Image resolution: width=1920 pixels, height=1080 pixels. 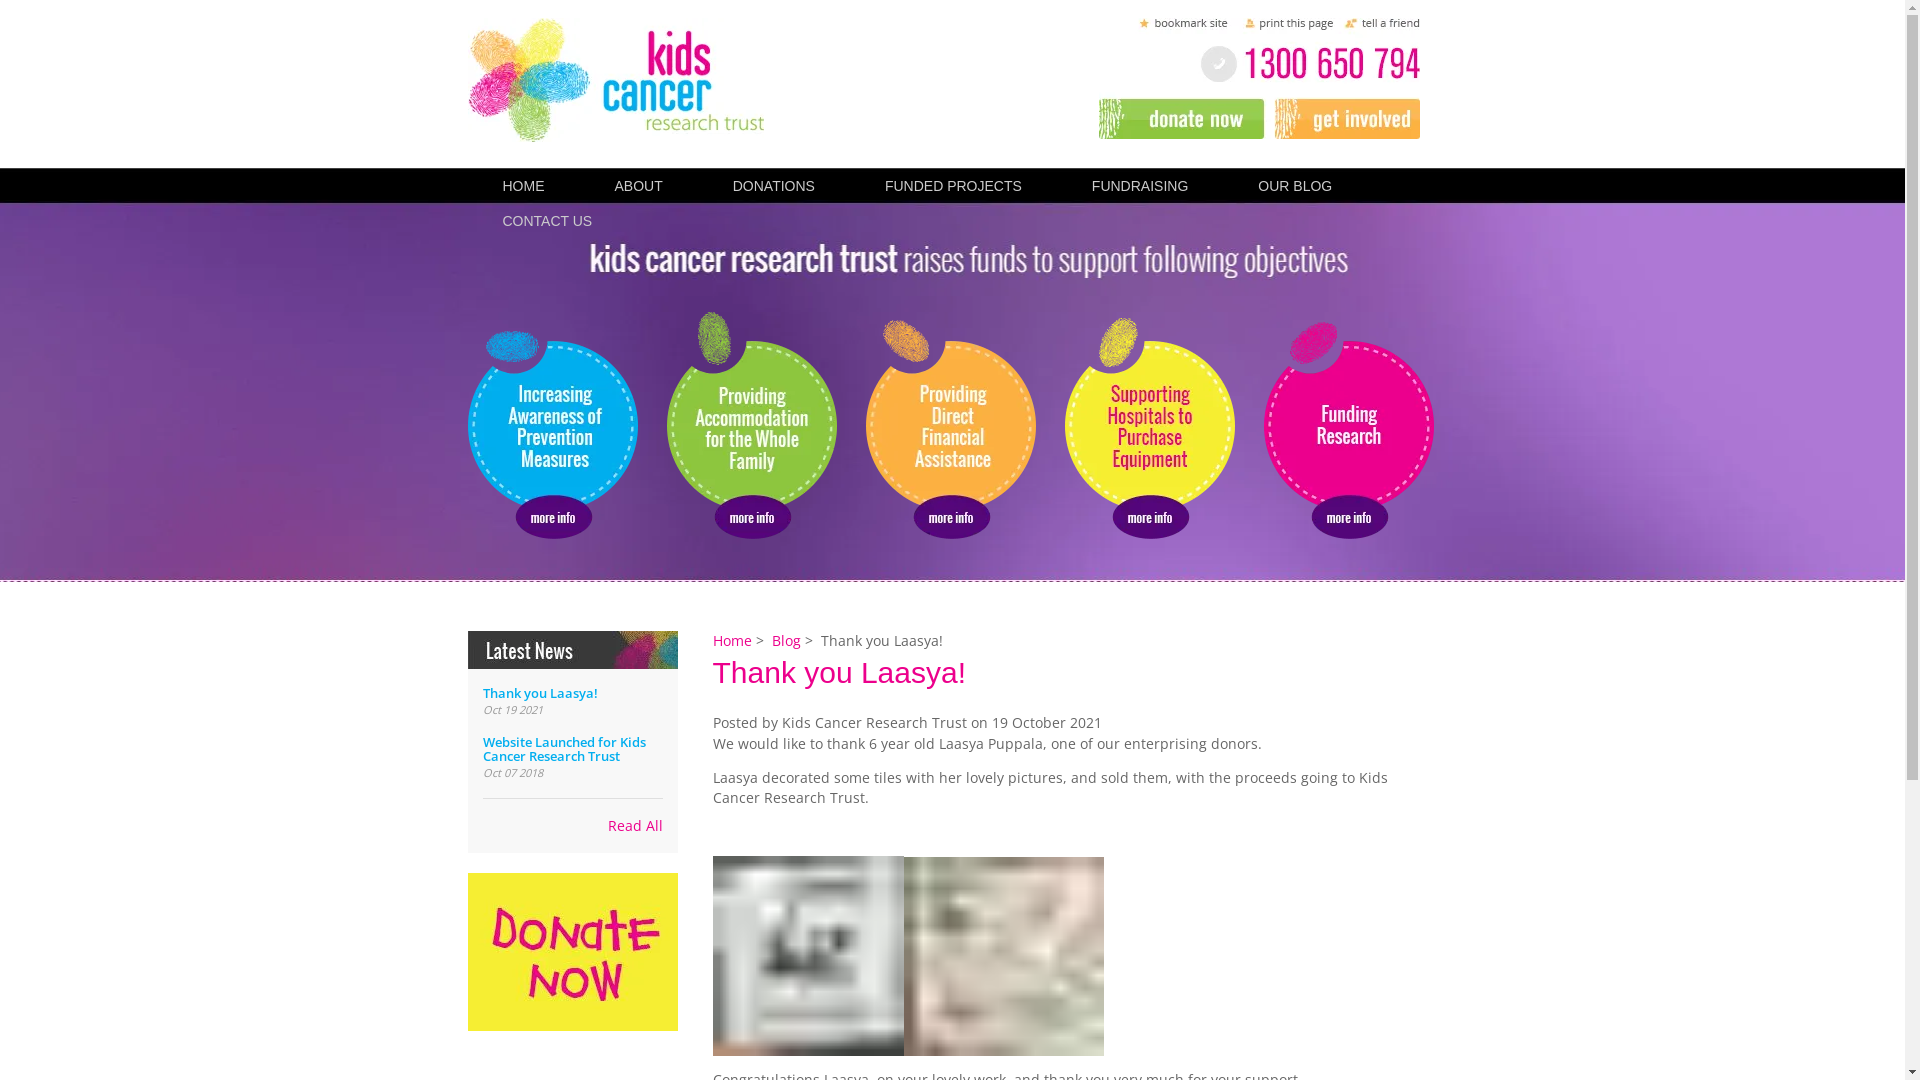 What do you see at coordinates (539, 692) in the screenshot?
I see `'Thank you Laasya!'` at bounding box center [539, 692].